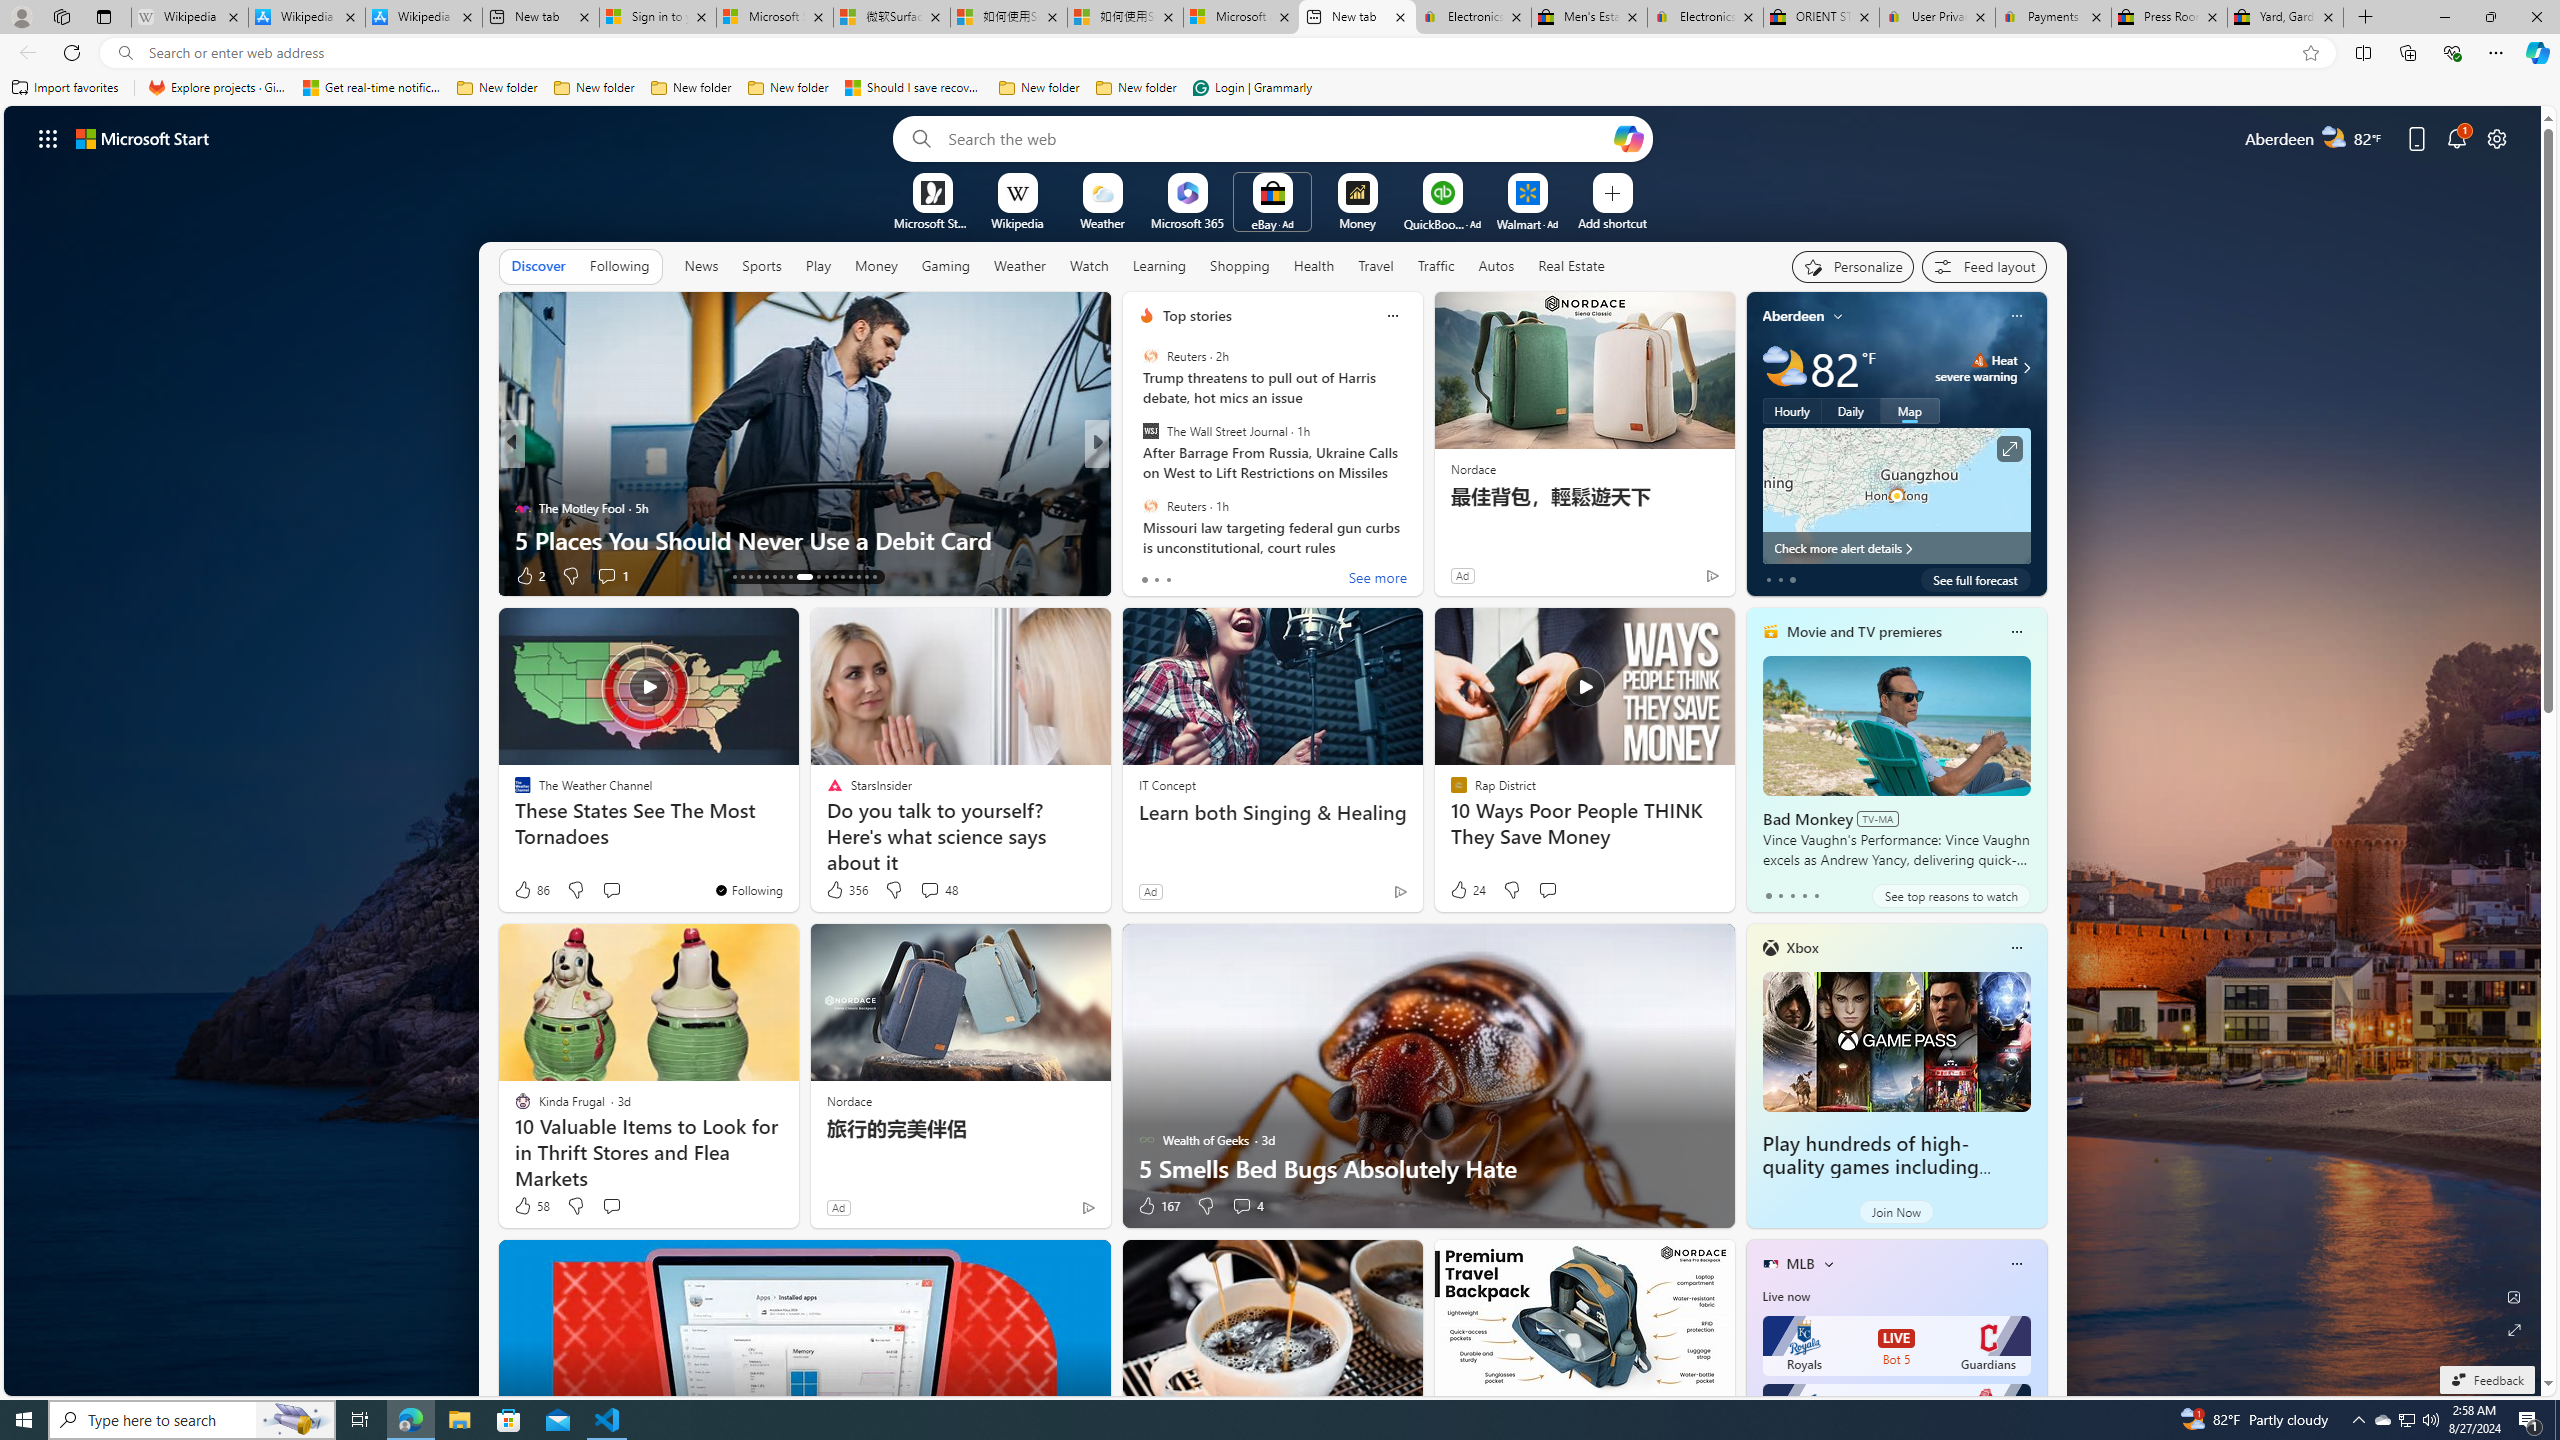 The width and height of the screenshot is (2560, 1440). I want to click on 'Learning', so click(1158, 265).